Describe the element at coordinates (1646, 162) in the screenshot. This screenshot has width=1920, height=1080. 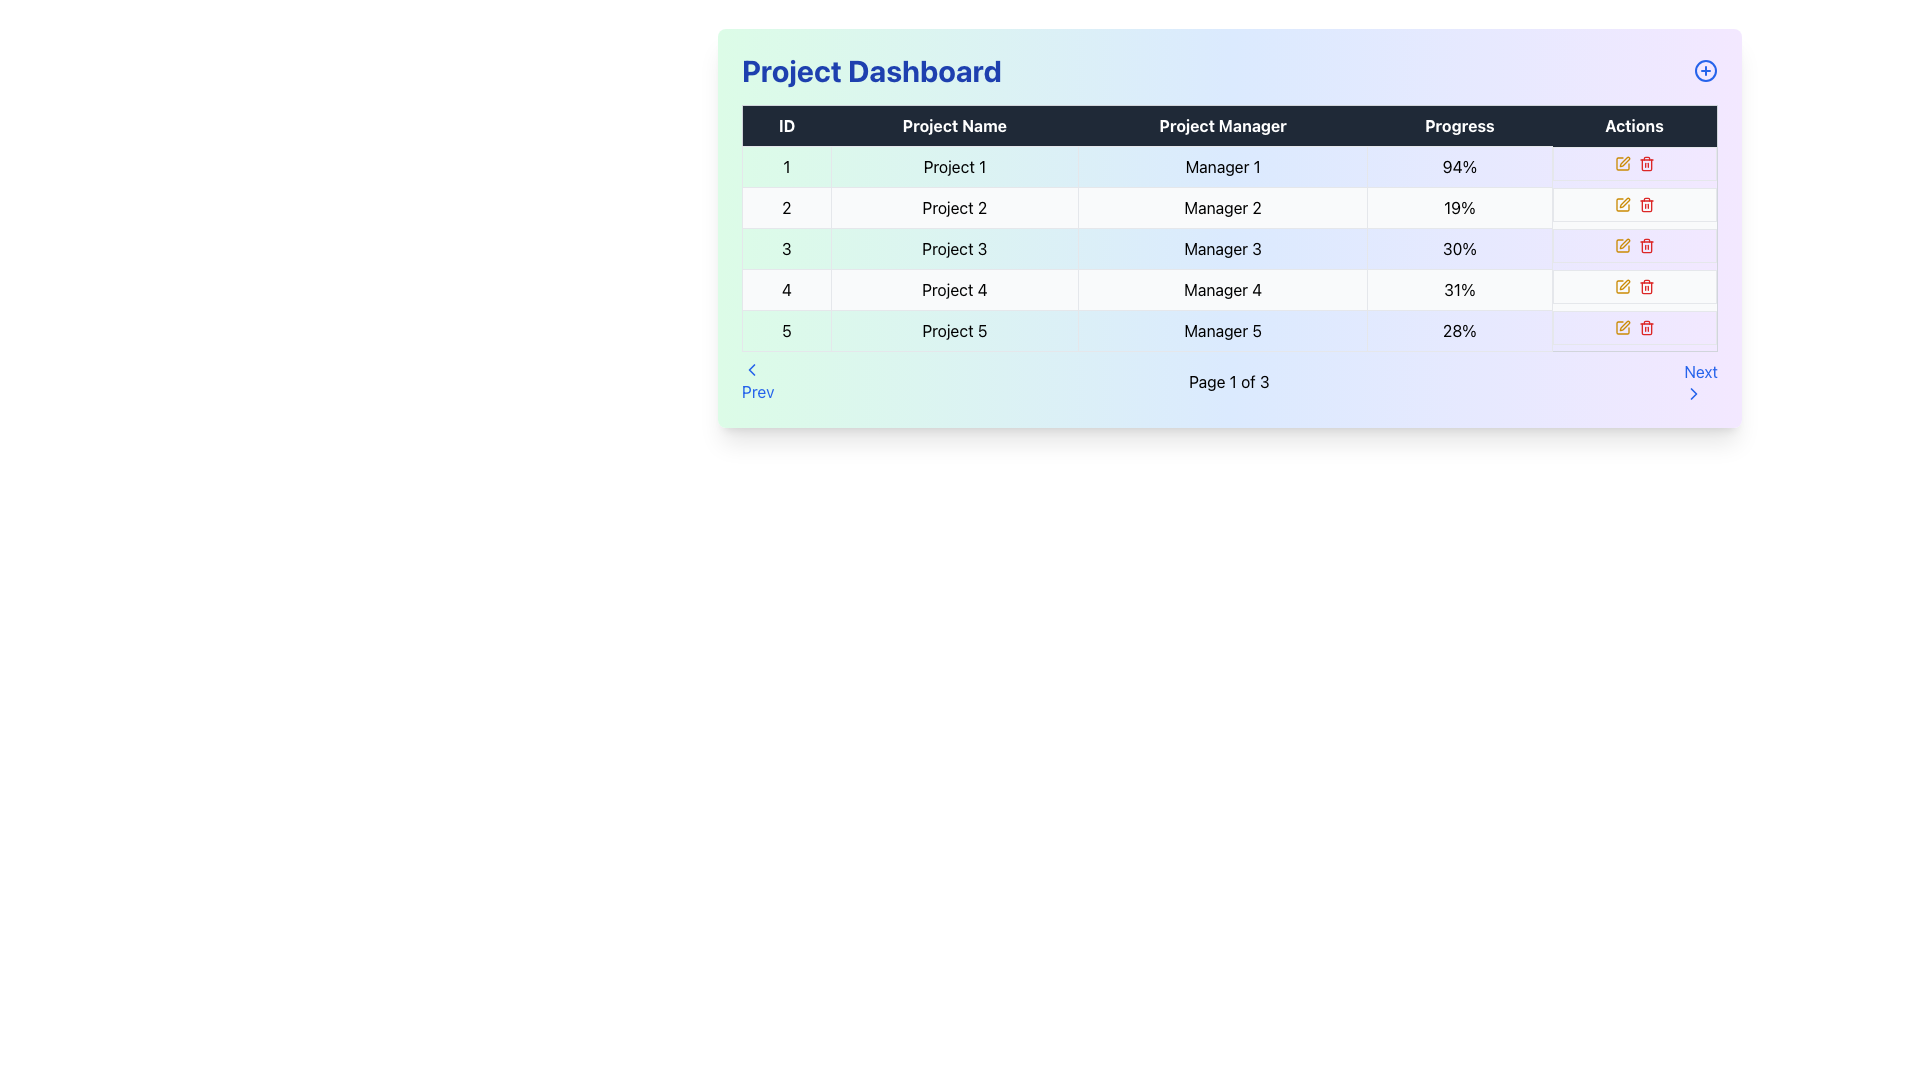
I see `the delete button located in the last cell of the 'Actions' column for Project 1` at that location.